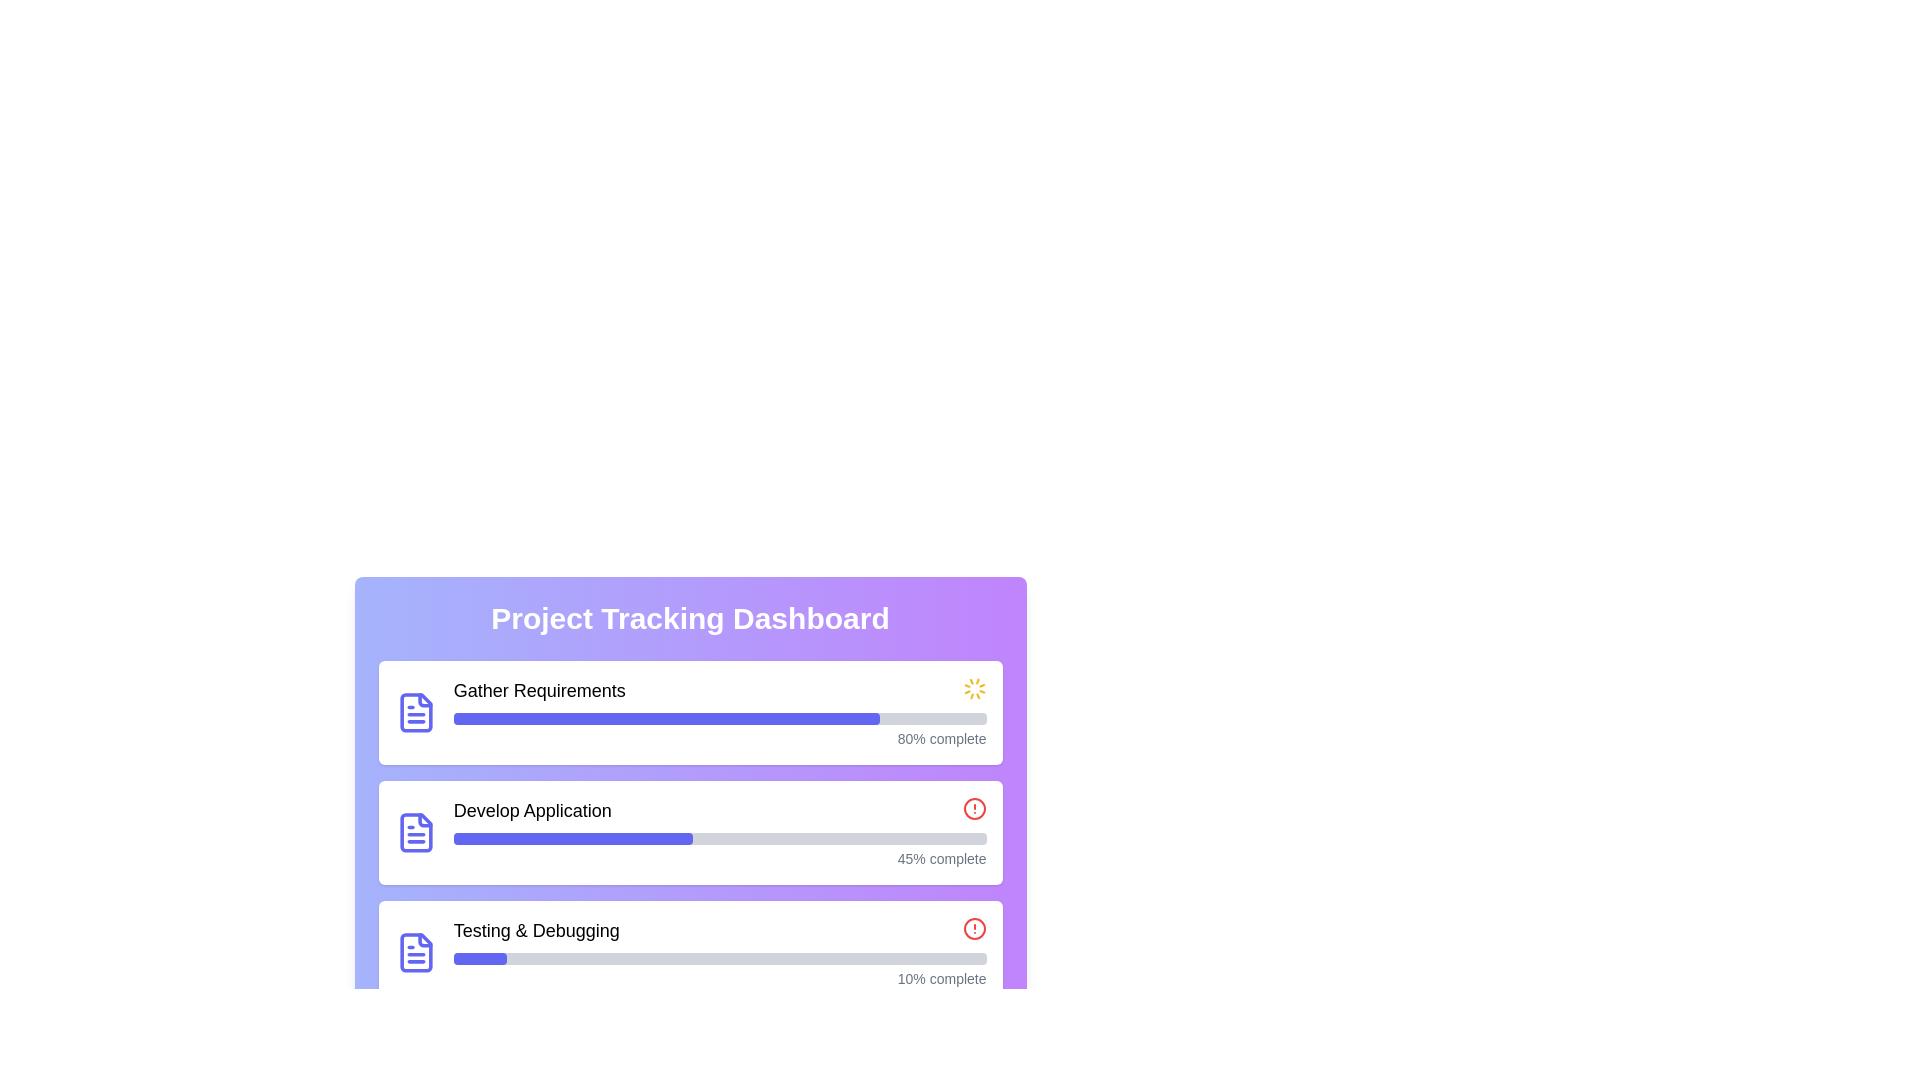 This screenshot has width=1920, height=1080. I want to click on the vibrant blue Decorative Icon Component that resembles a document in the progress tracking card titled 'Gather Requirements', so click(415, 712).